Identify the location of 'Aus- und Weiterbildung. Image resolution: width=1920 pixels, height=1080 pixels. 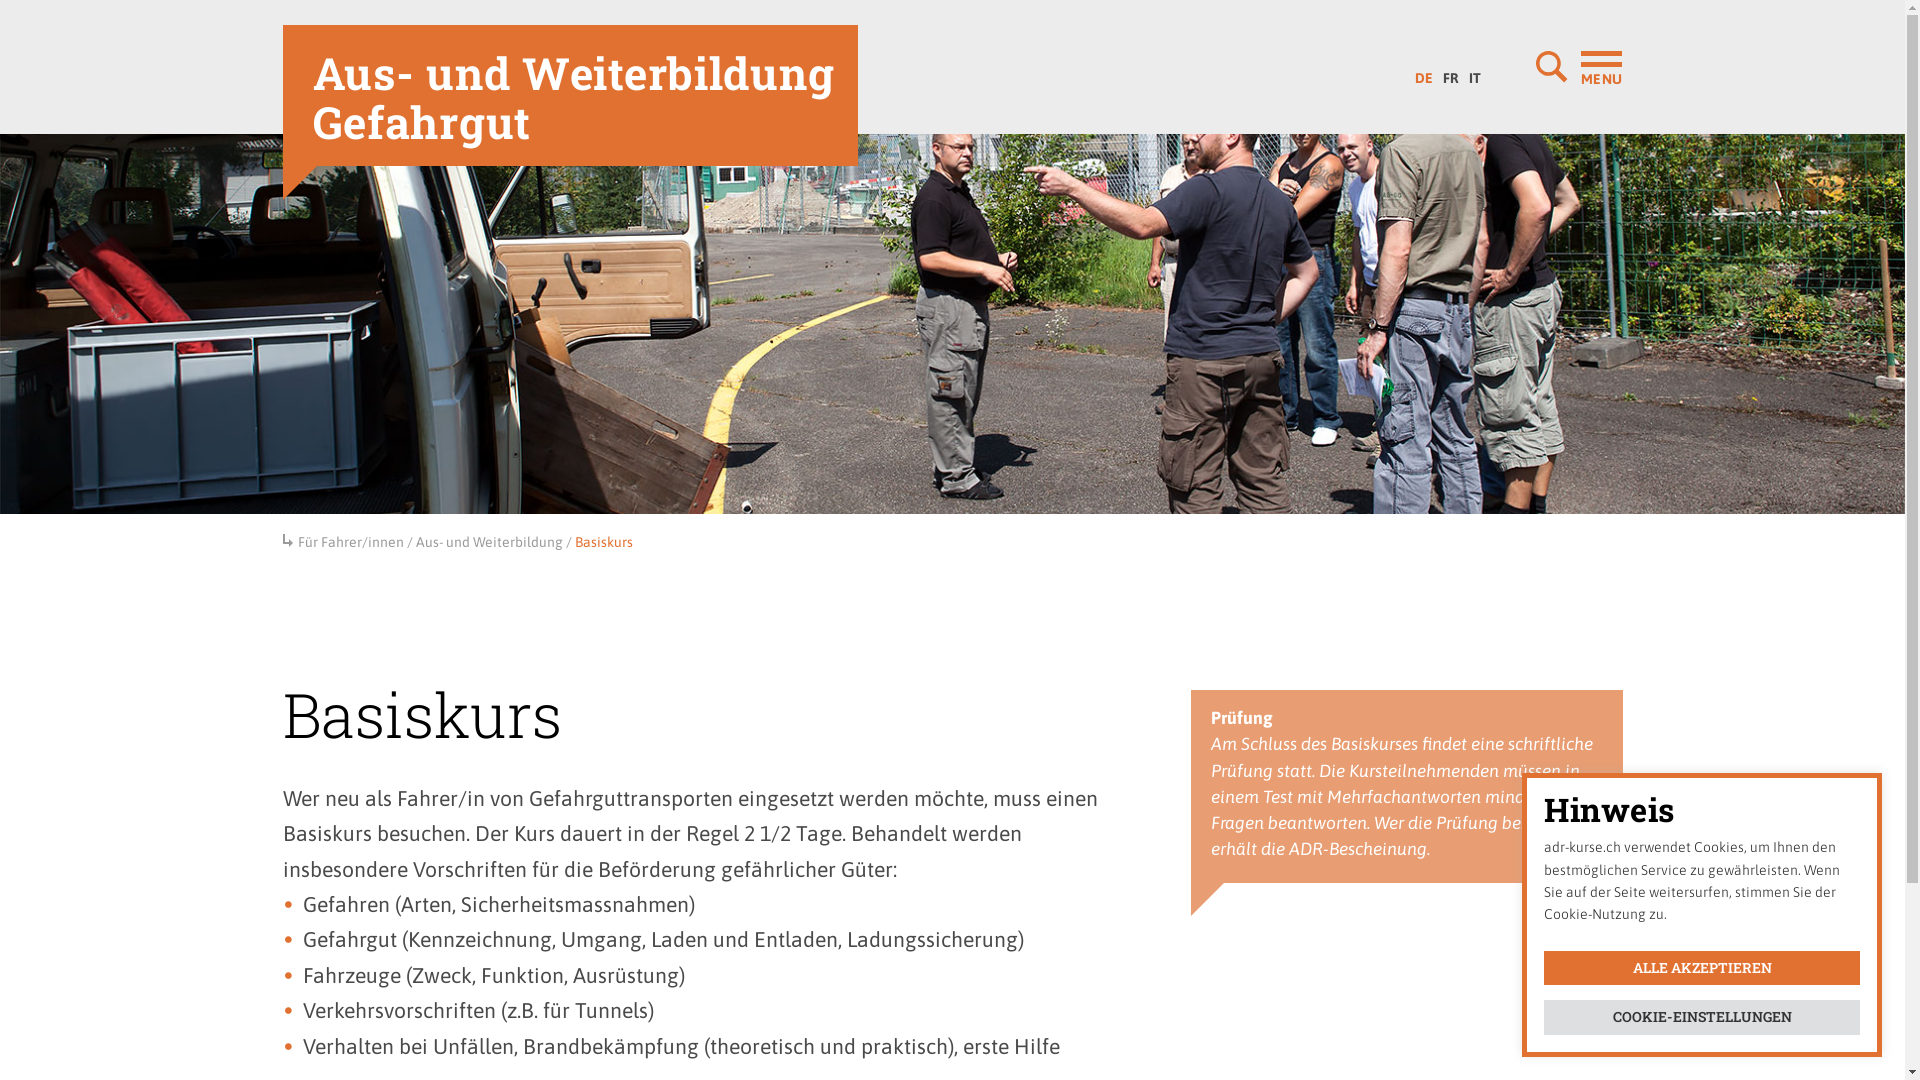
(569, 95).